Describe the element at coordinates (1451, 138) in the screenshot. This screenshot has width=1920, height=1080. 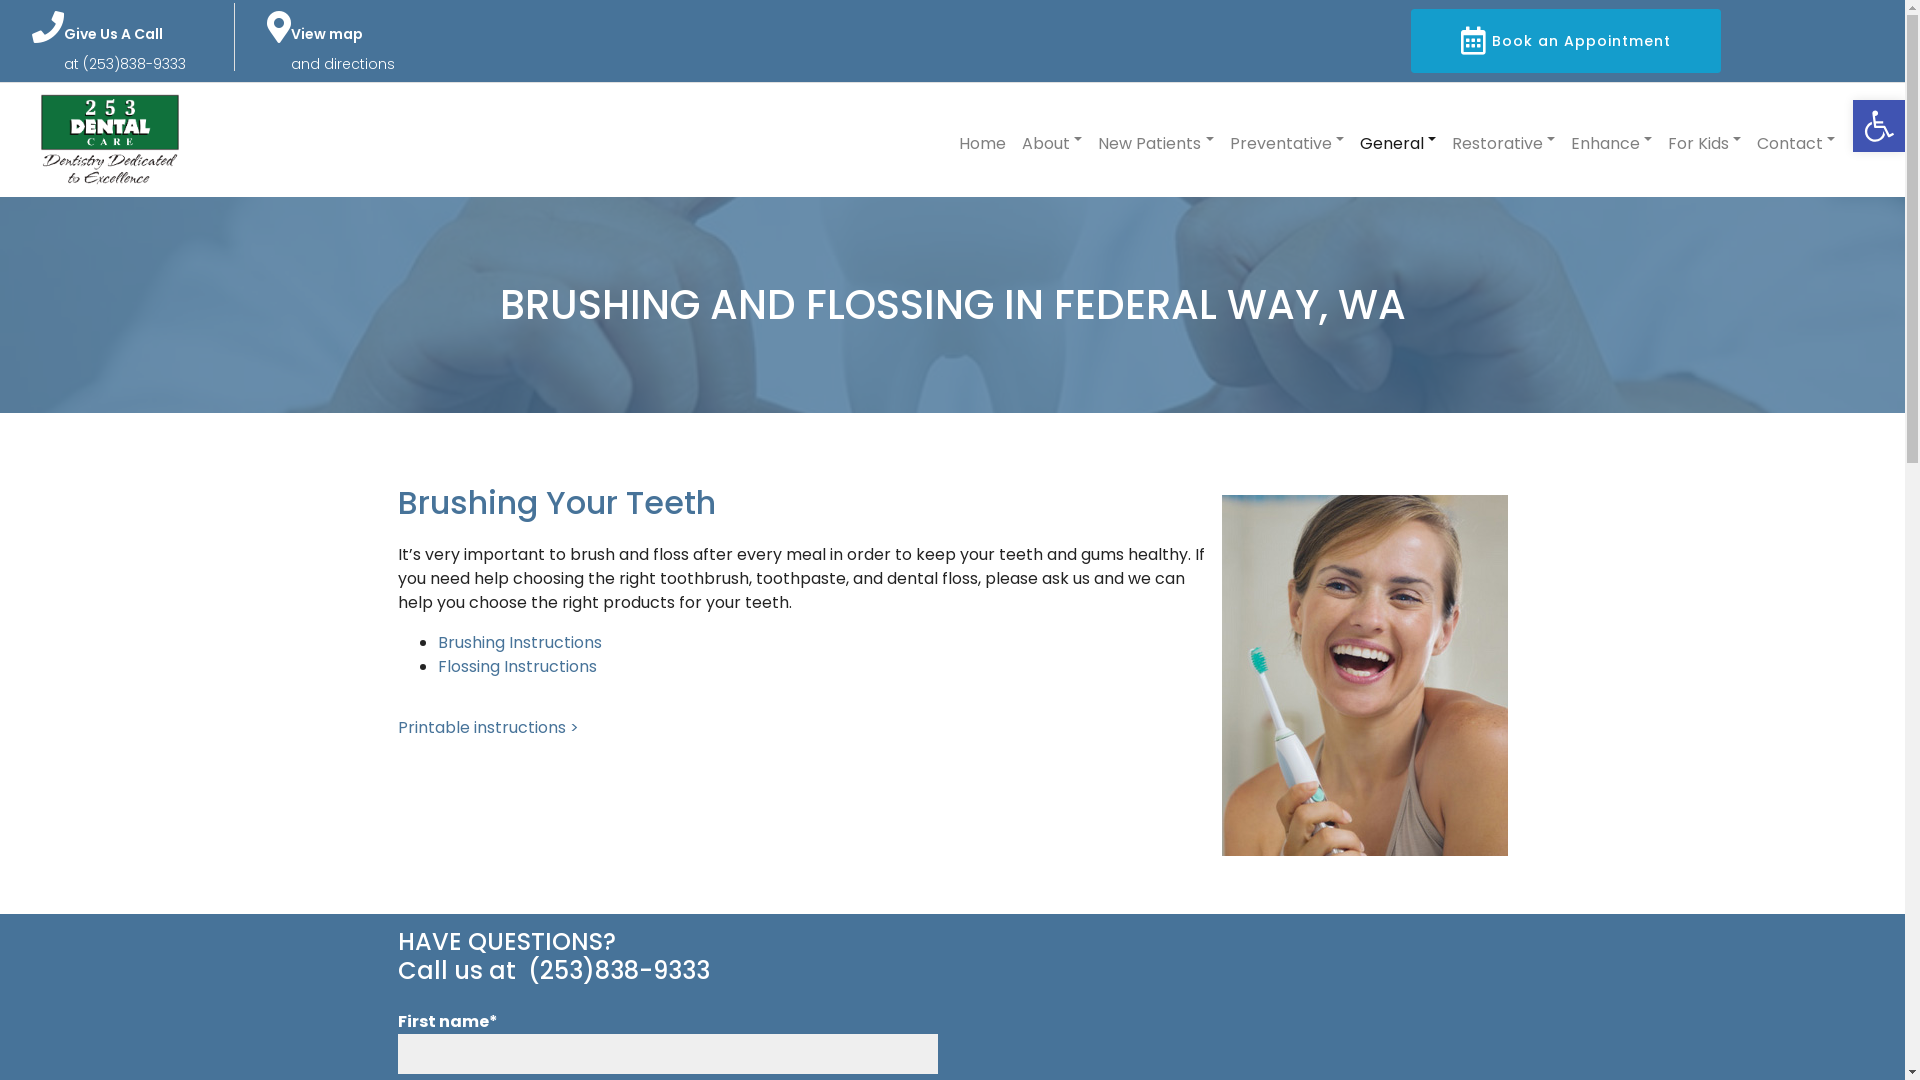
I see `'Restorative'` at that location.